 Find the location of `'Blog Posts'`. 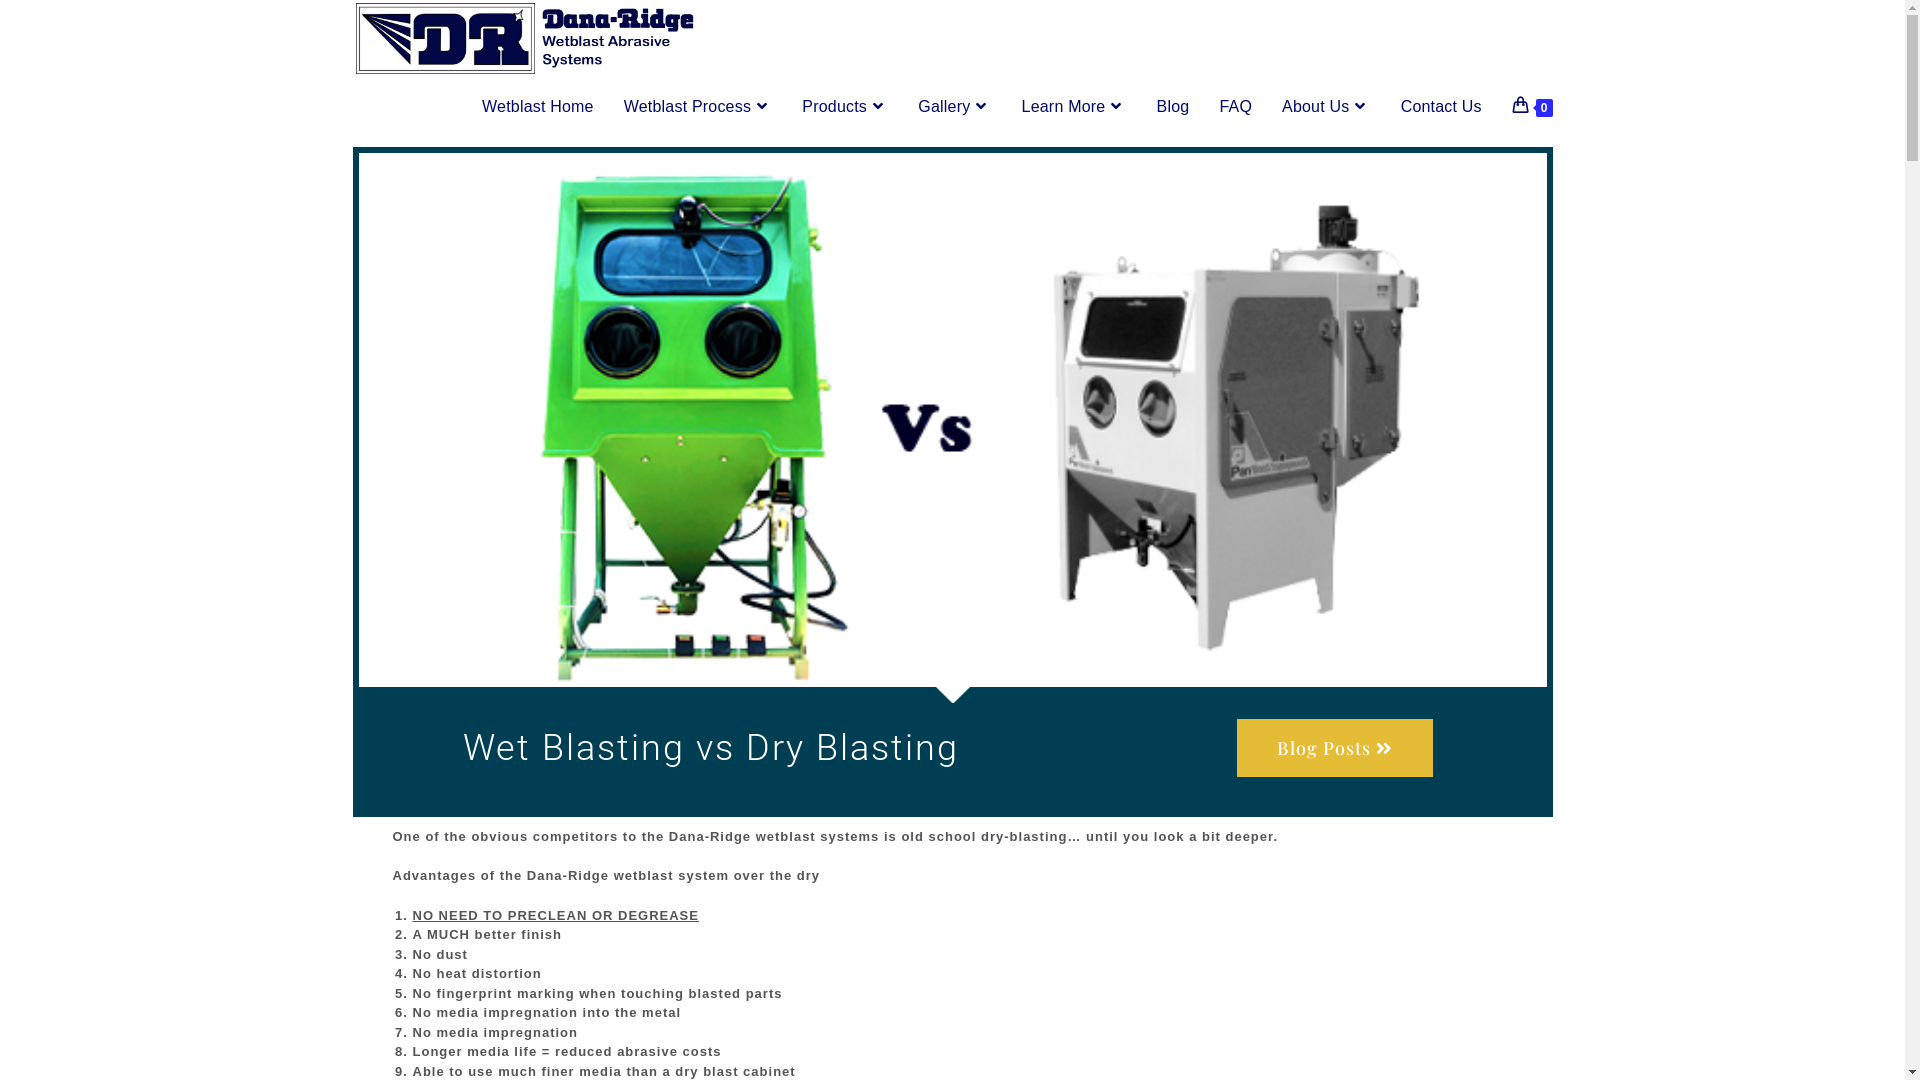

'Blog Posts' is located at coordinates (1334, 748).